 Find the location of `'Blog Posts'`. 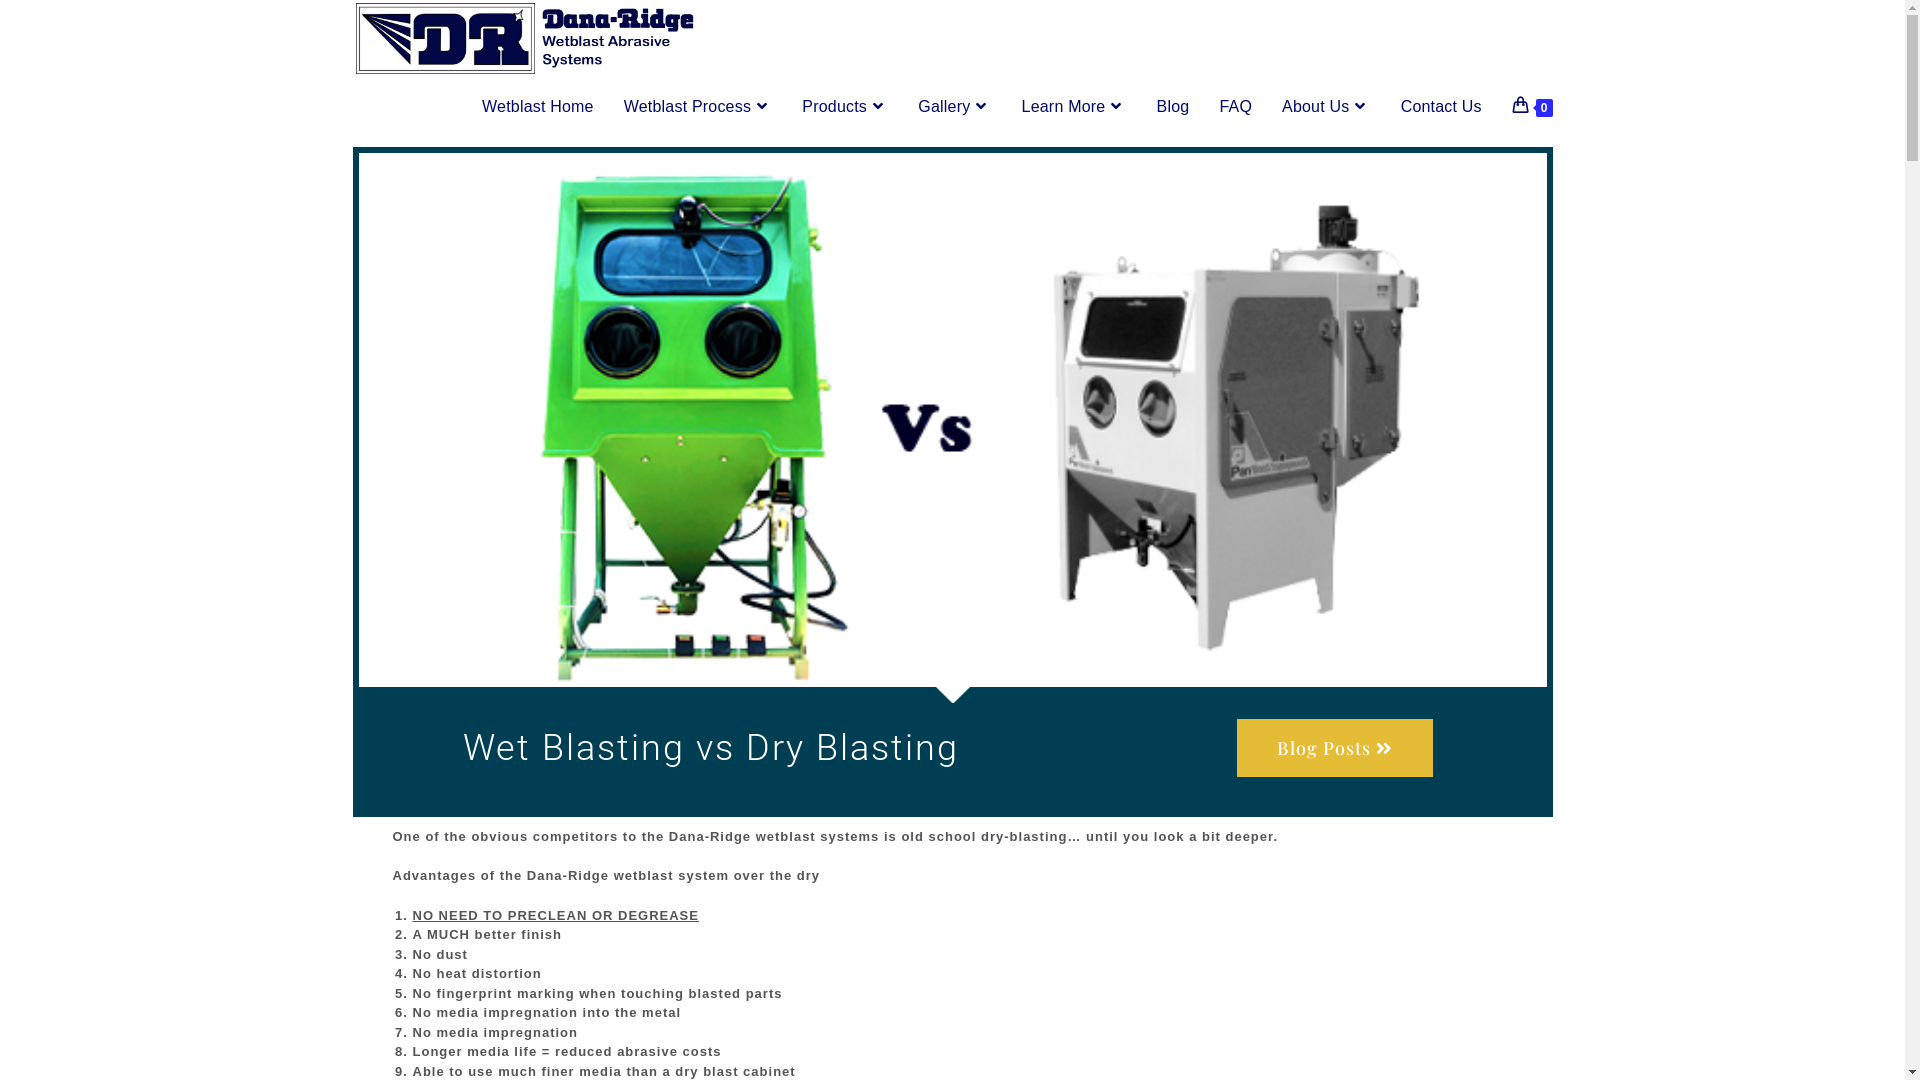

'Blog Posts' is located at coordinates (1334, 748).